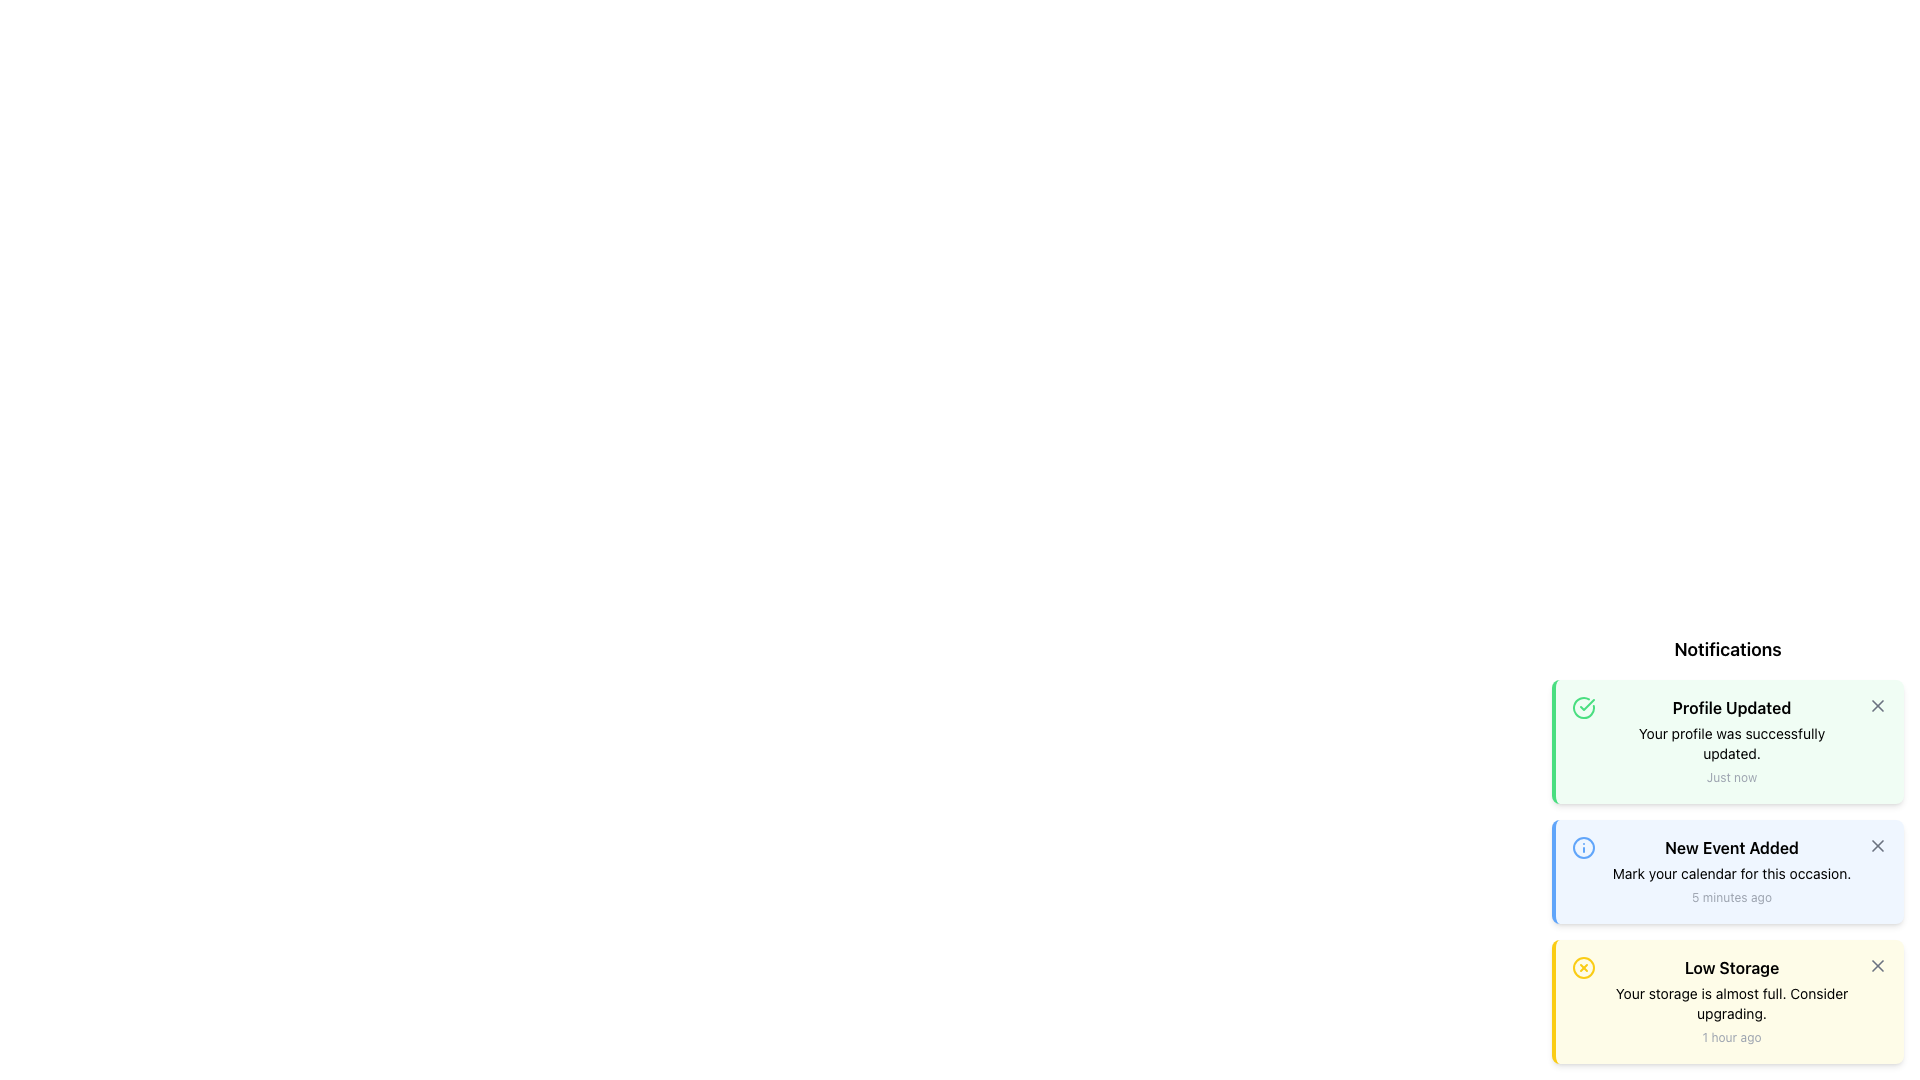 Image resolution: width=1920 pixels, height=1080 pixels. I want to click on bold title labeled 'Notifications' located at the top of the notification panel, which is the first visible component above any listed notifications, so click(1727, 650).